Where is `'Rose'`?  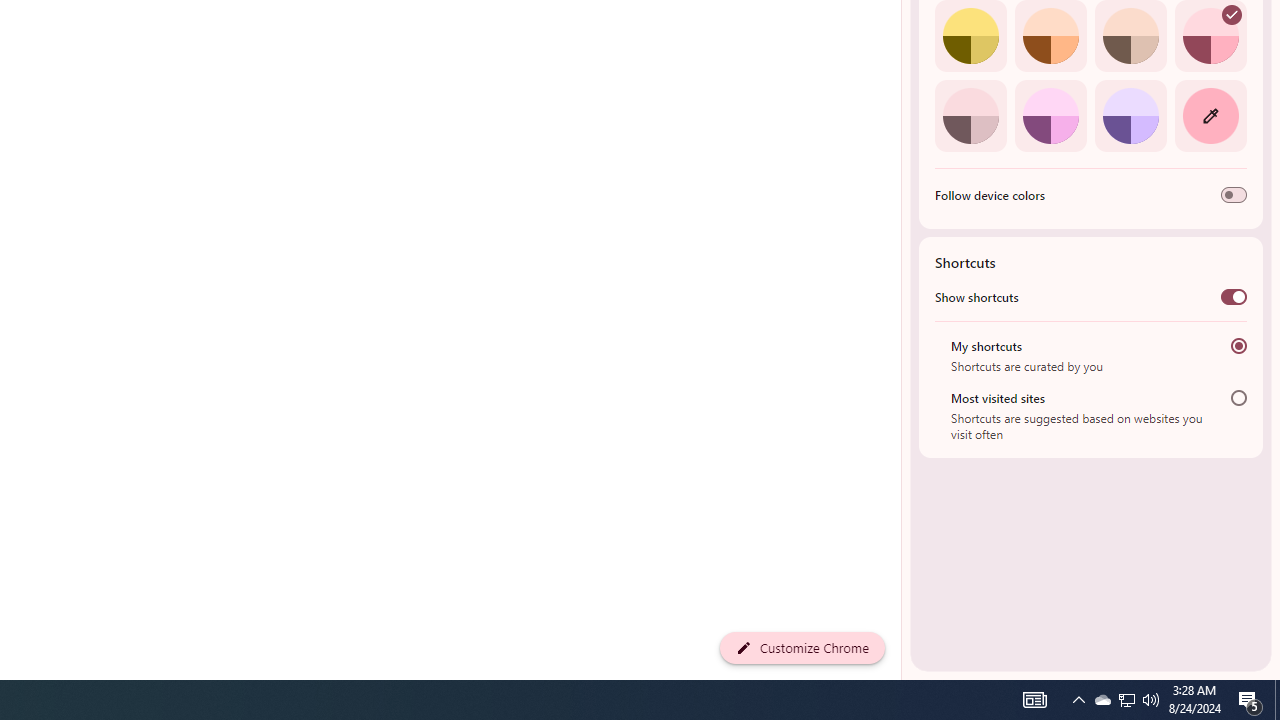 'Rose' is located at coordinates (1209, 36).